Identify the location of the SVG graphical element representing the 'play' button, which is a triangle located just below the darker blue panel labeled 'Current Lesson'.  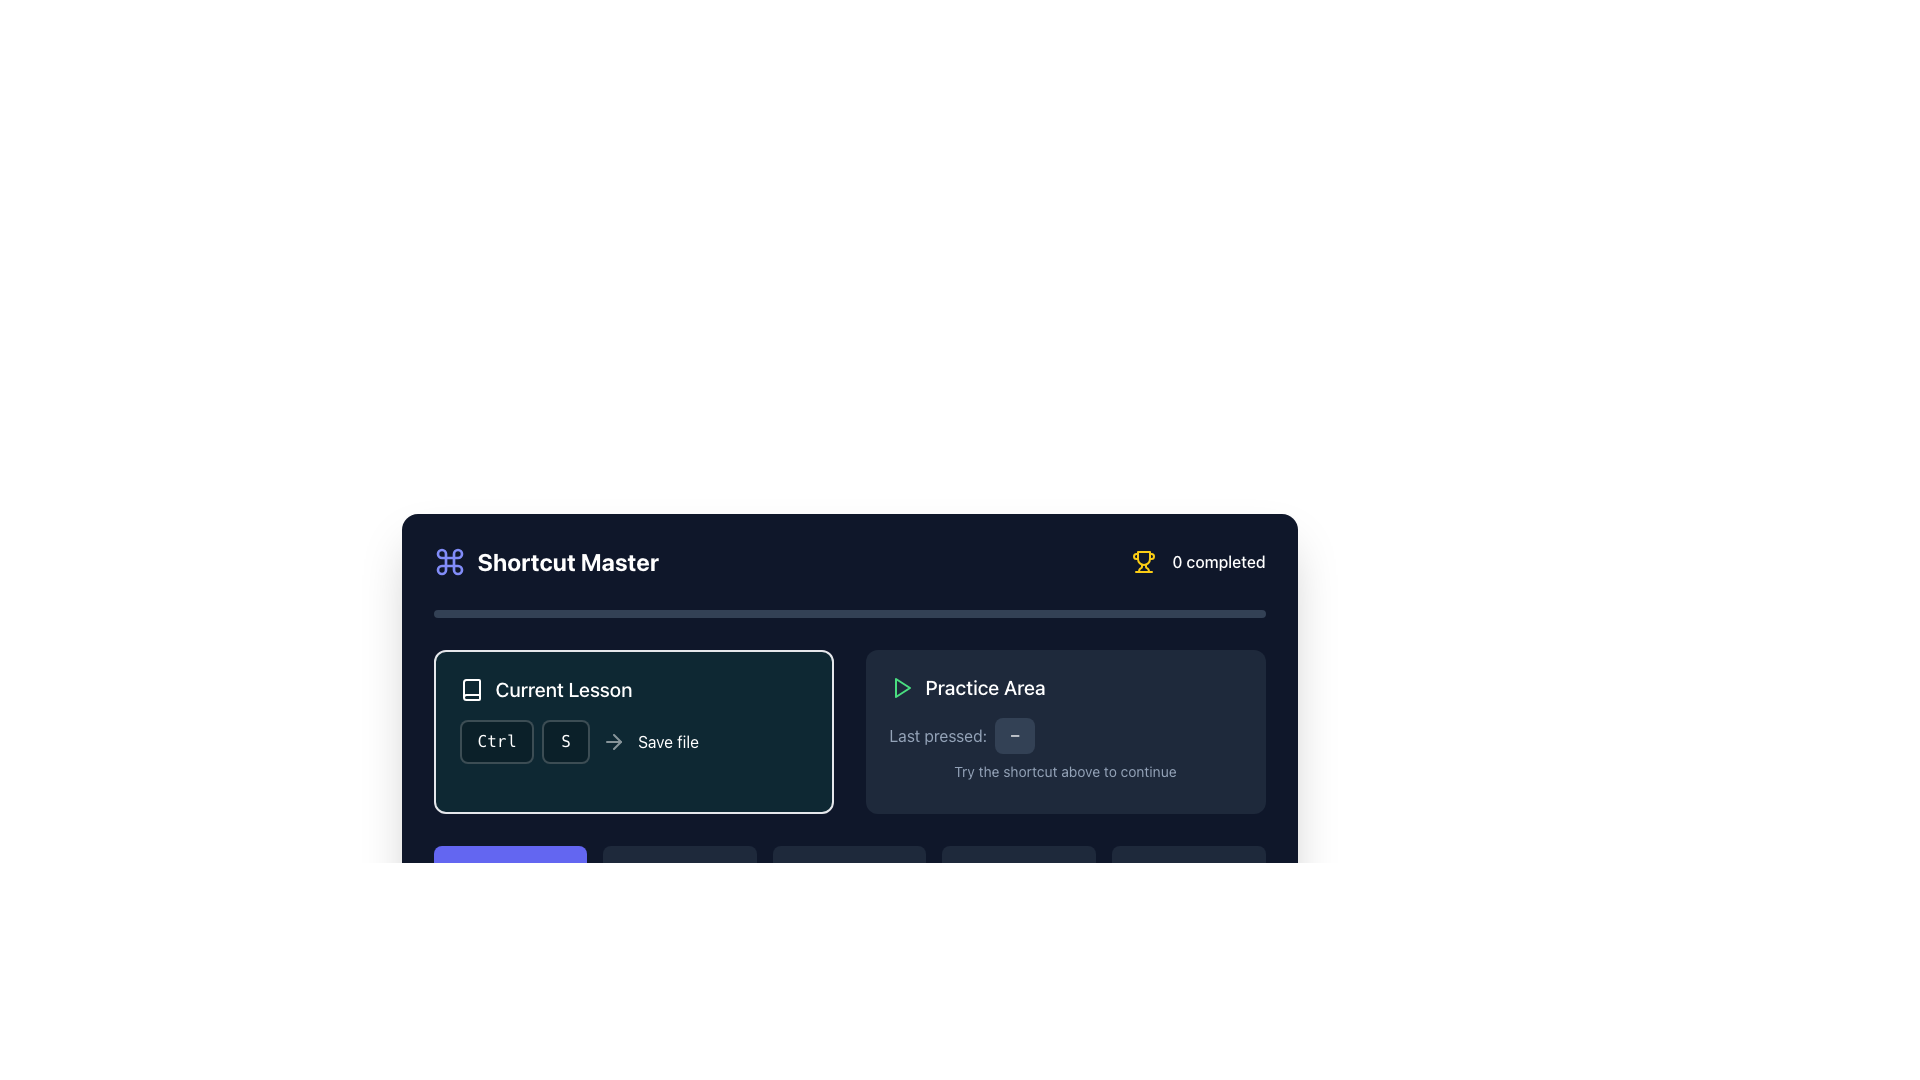
(511, 873).